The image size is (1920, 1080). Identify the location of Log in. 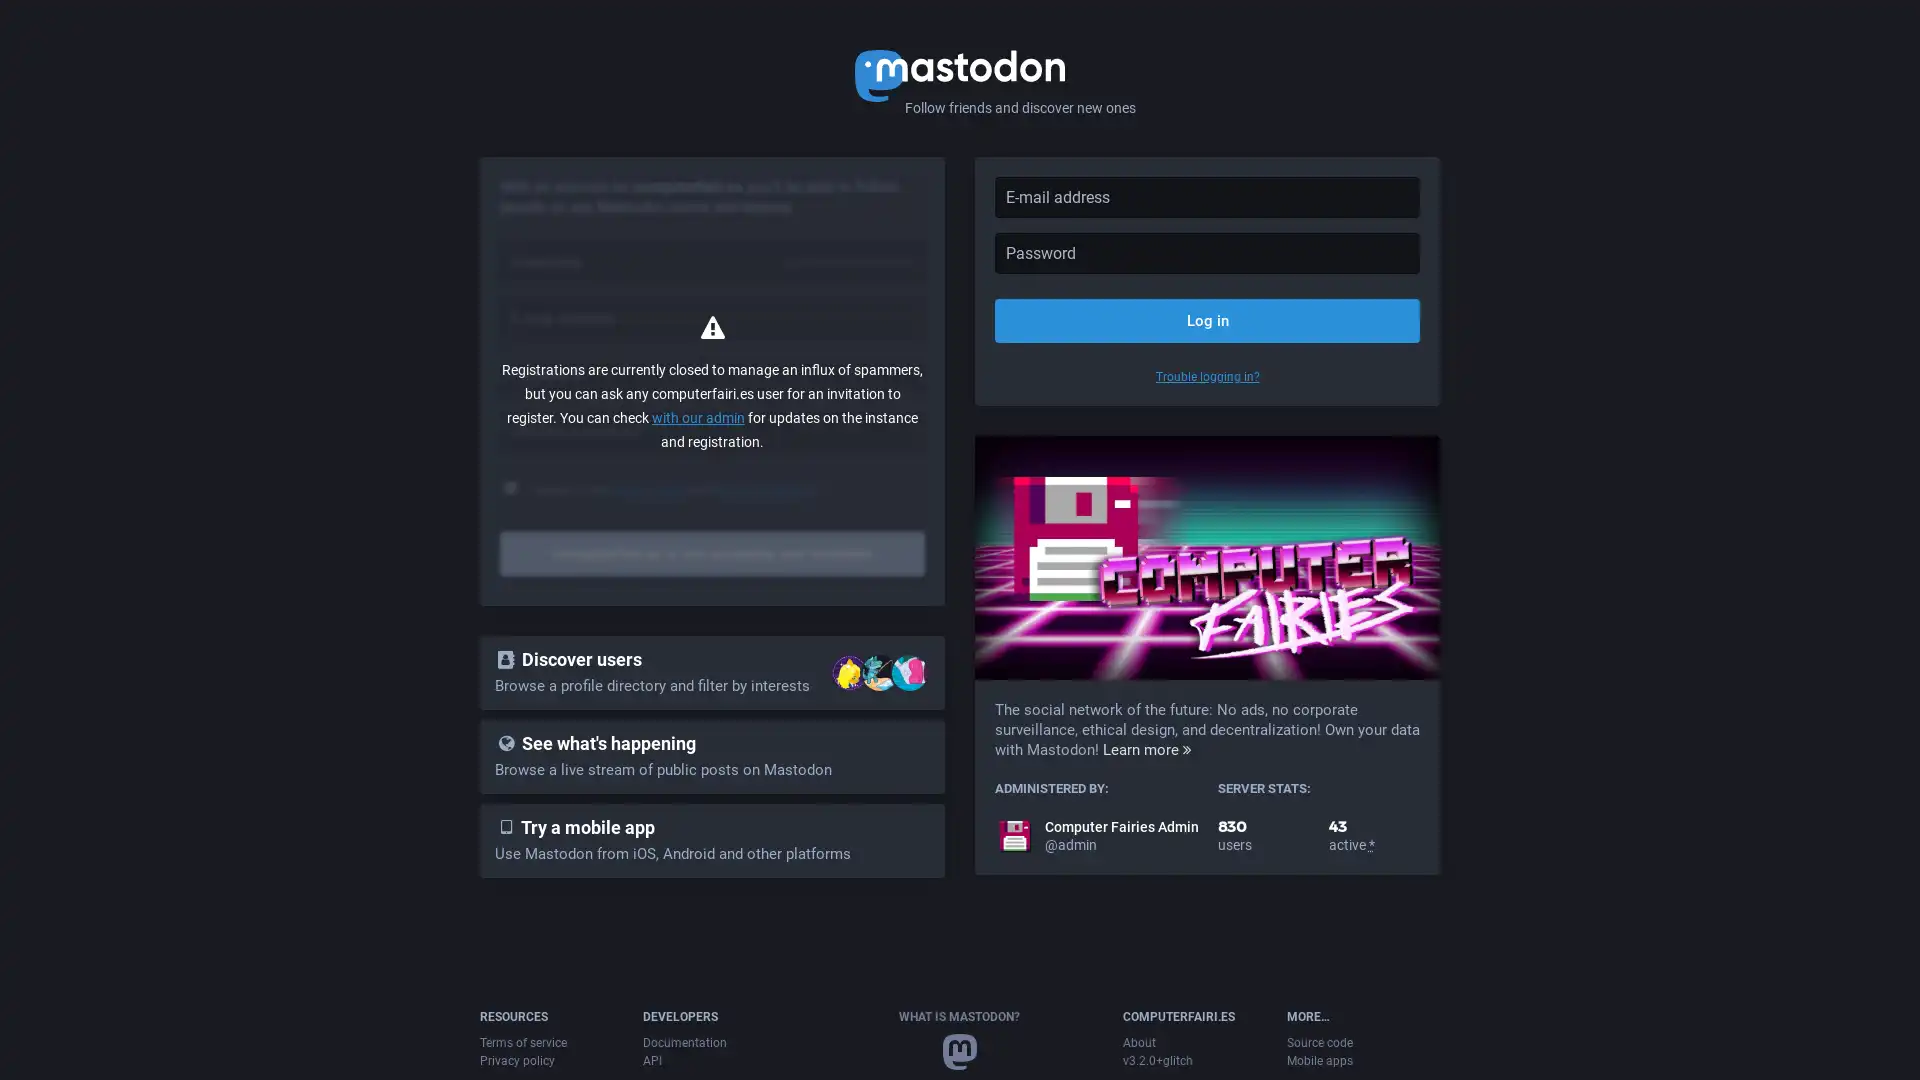
(1206, 319).